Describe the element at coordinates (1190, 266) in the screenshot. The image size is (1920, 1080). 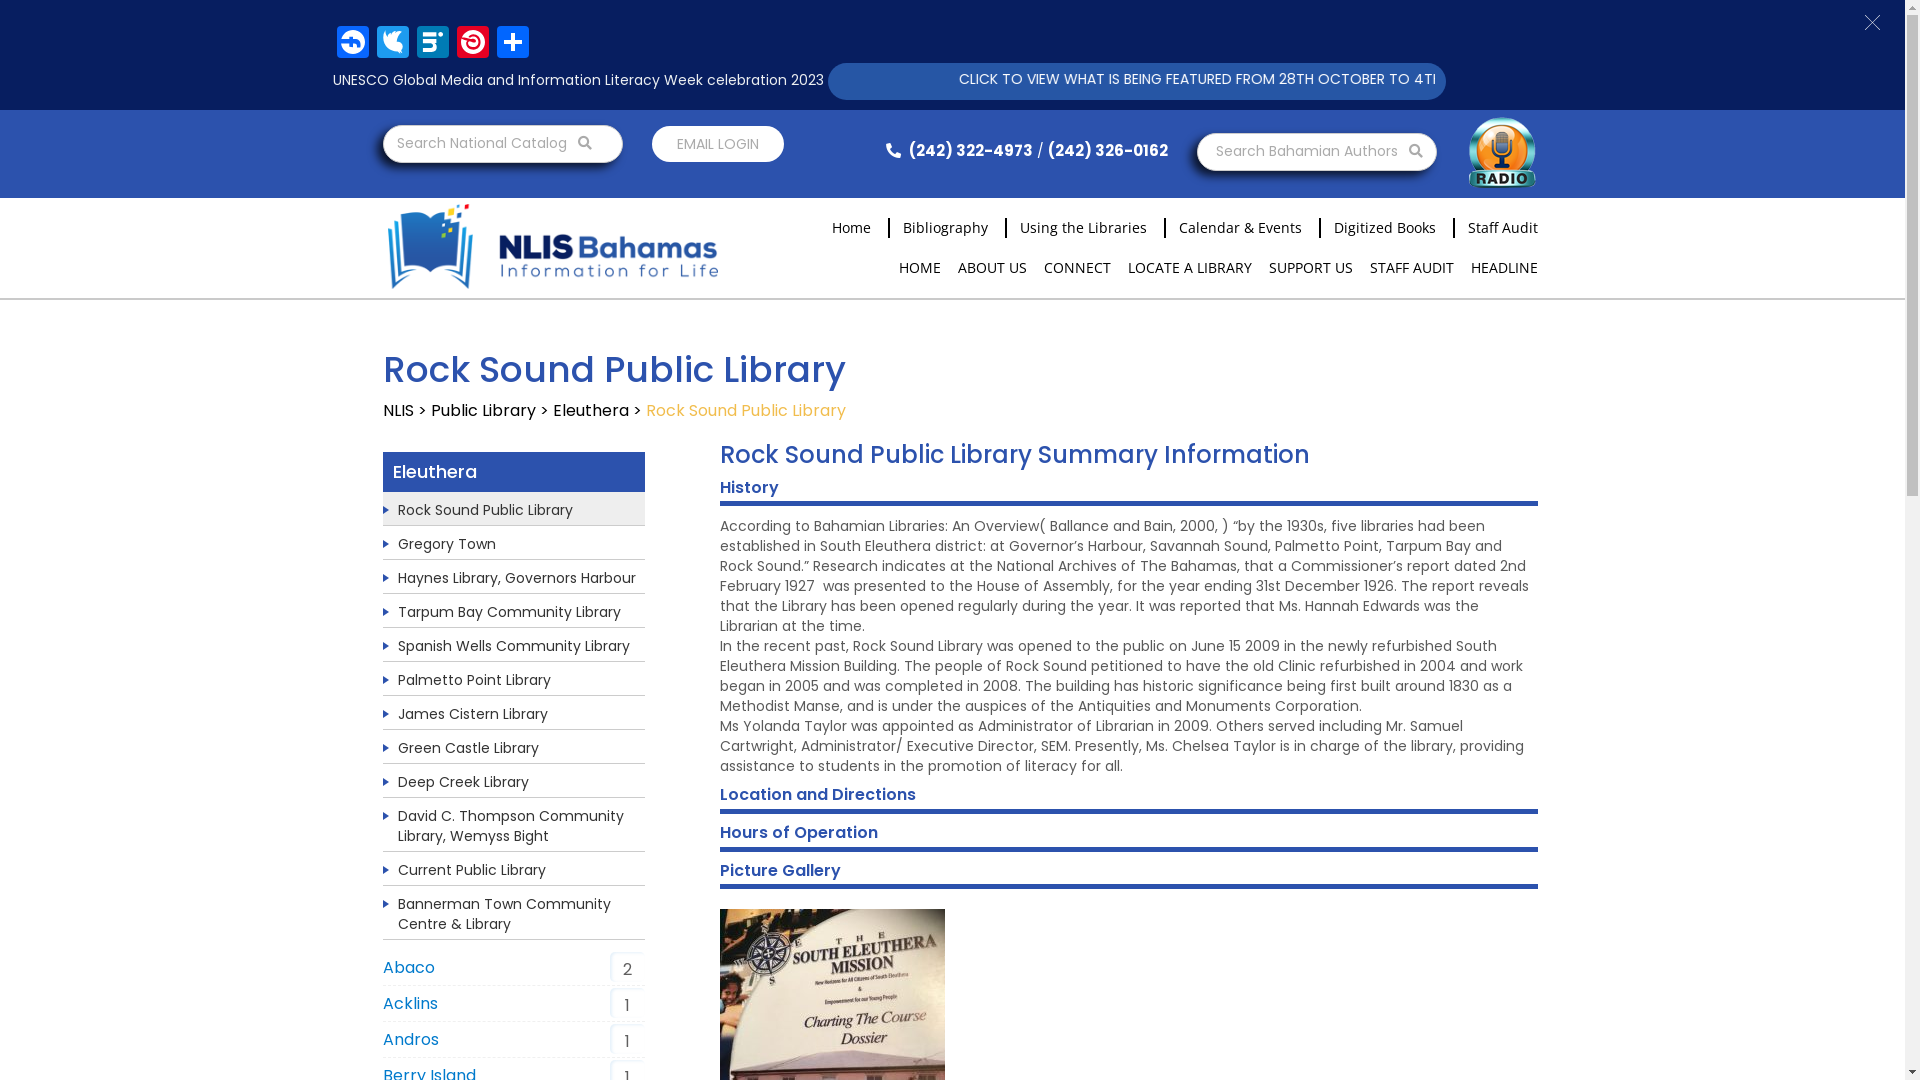
I see `'LOCATE A LIBRARY'` at that location.